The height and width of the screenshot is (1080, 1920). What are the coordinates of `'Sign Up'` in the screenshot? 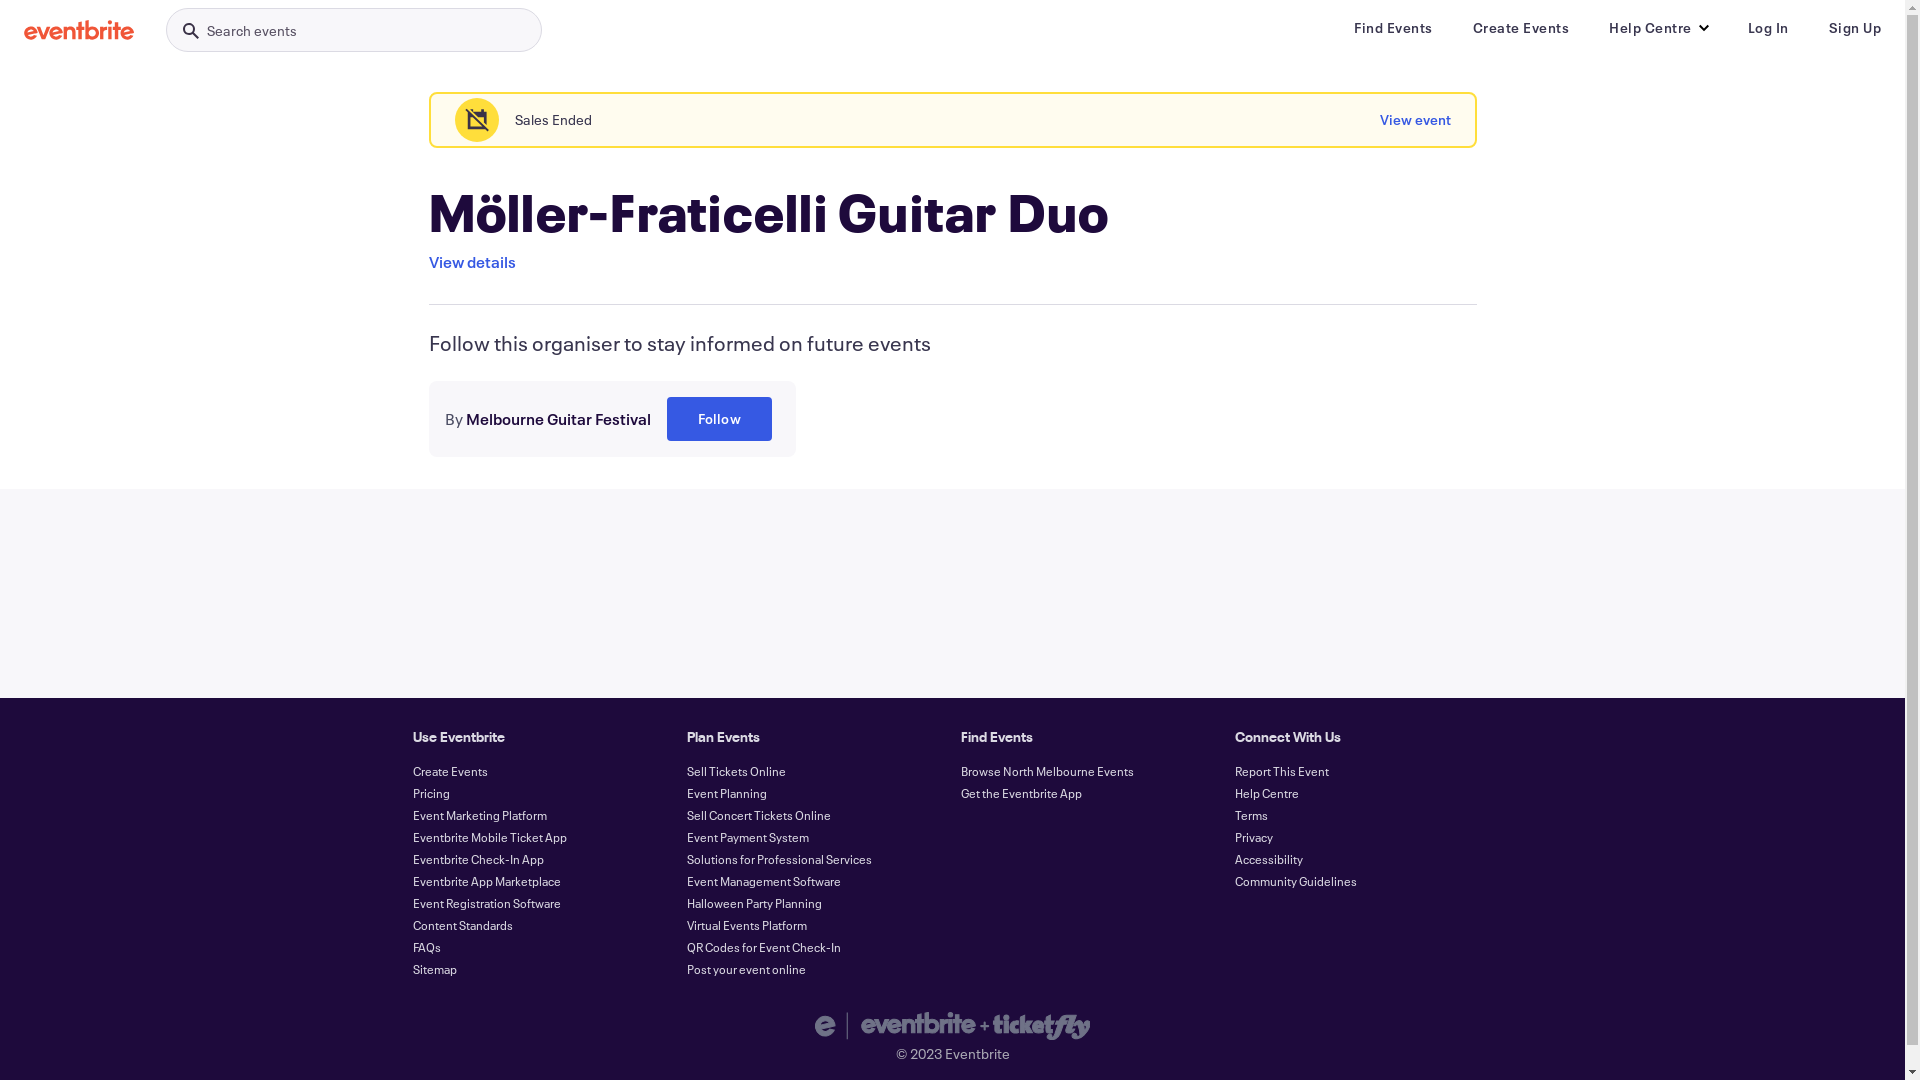 It's located at (1853, 27).